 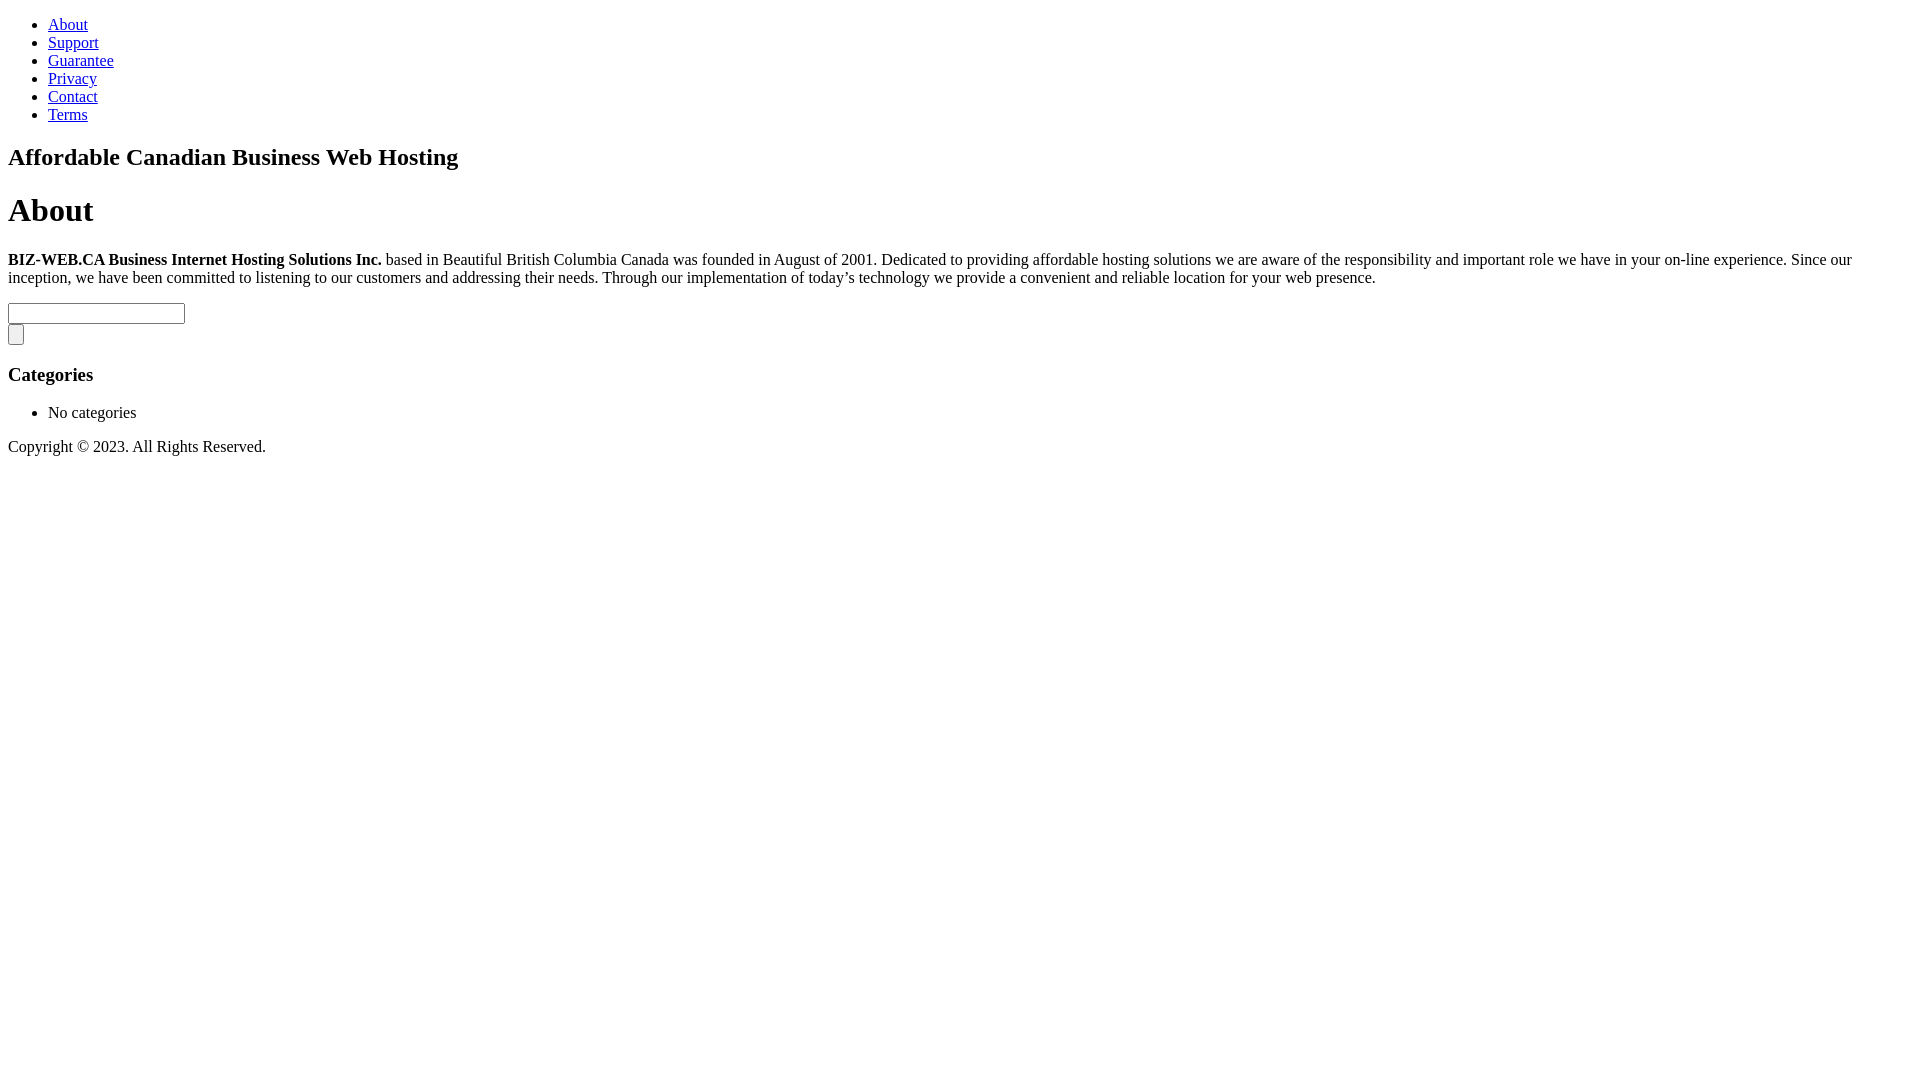 I want to click on 'Contact', so click(x=48, y=96).